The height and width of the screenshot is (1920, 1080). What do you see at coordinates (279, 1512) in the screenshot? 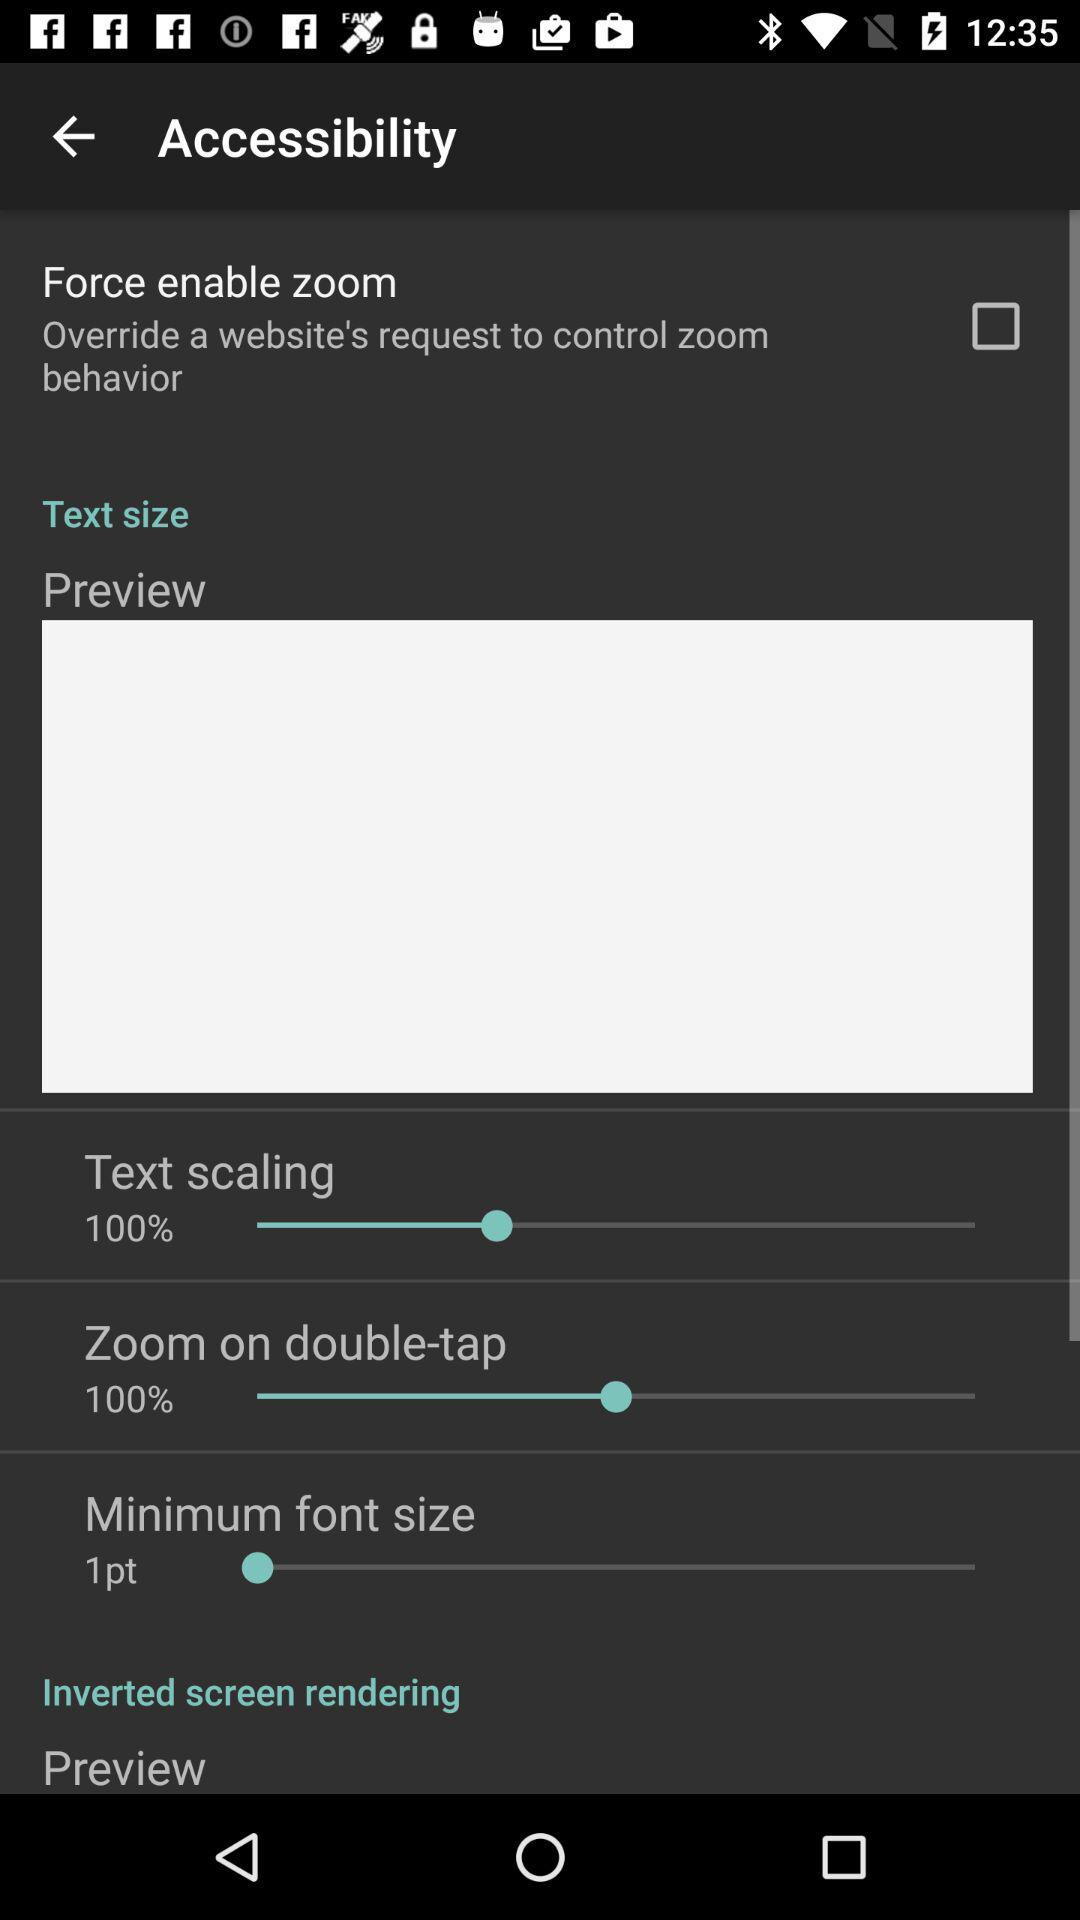
I see `minimum font size item` at bounding box center [279, 1512].